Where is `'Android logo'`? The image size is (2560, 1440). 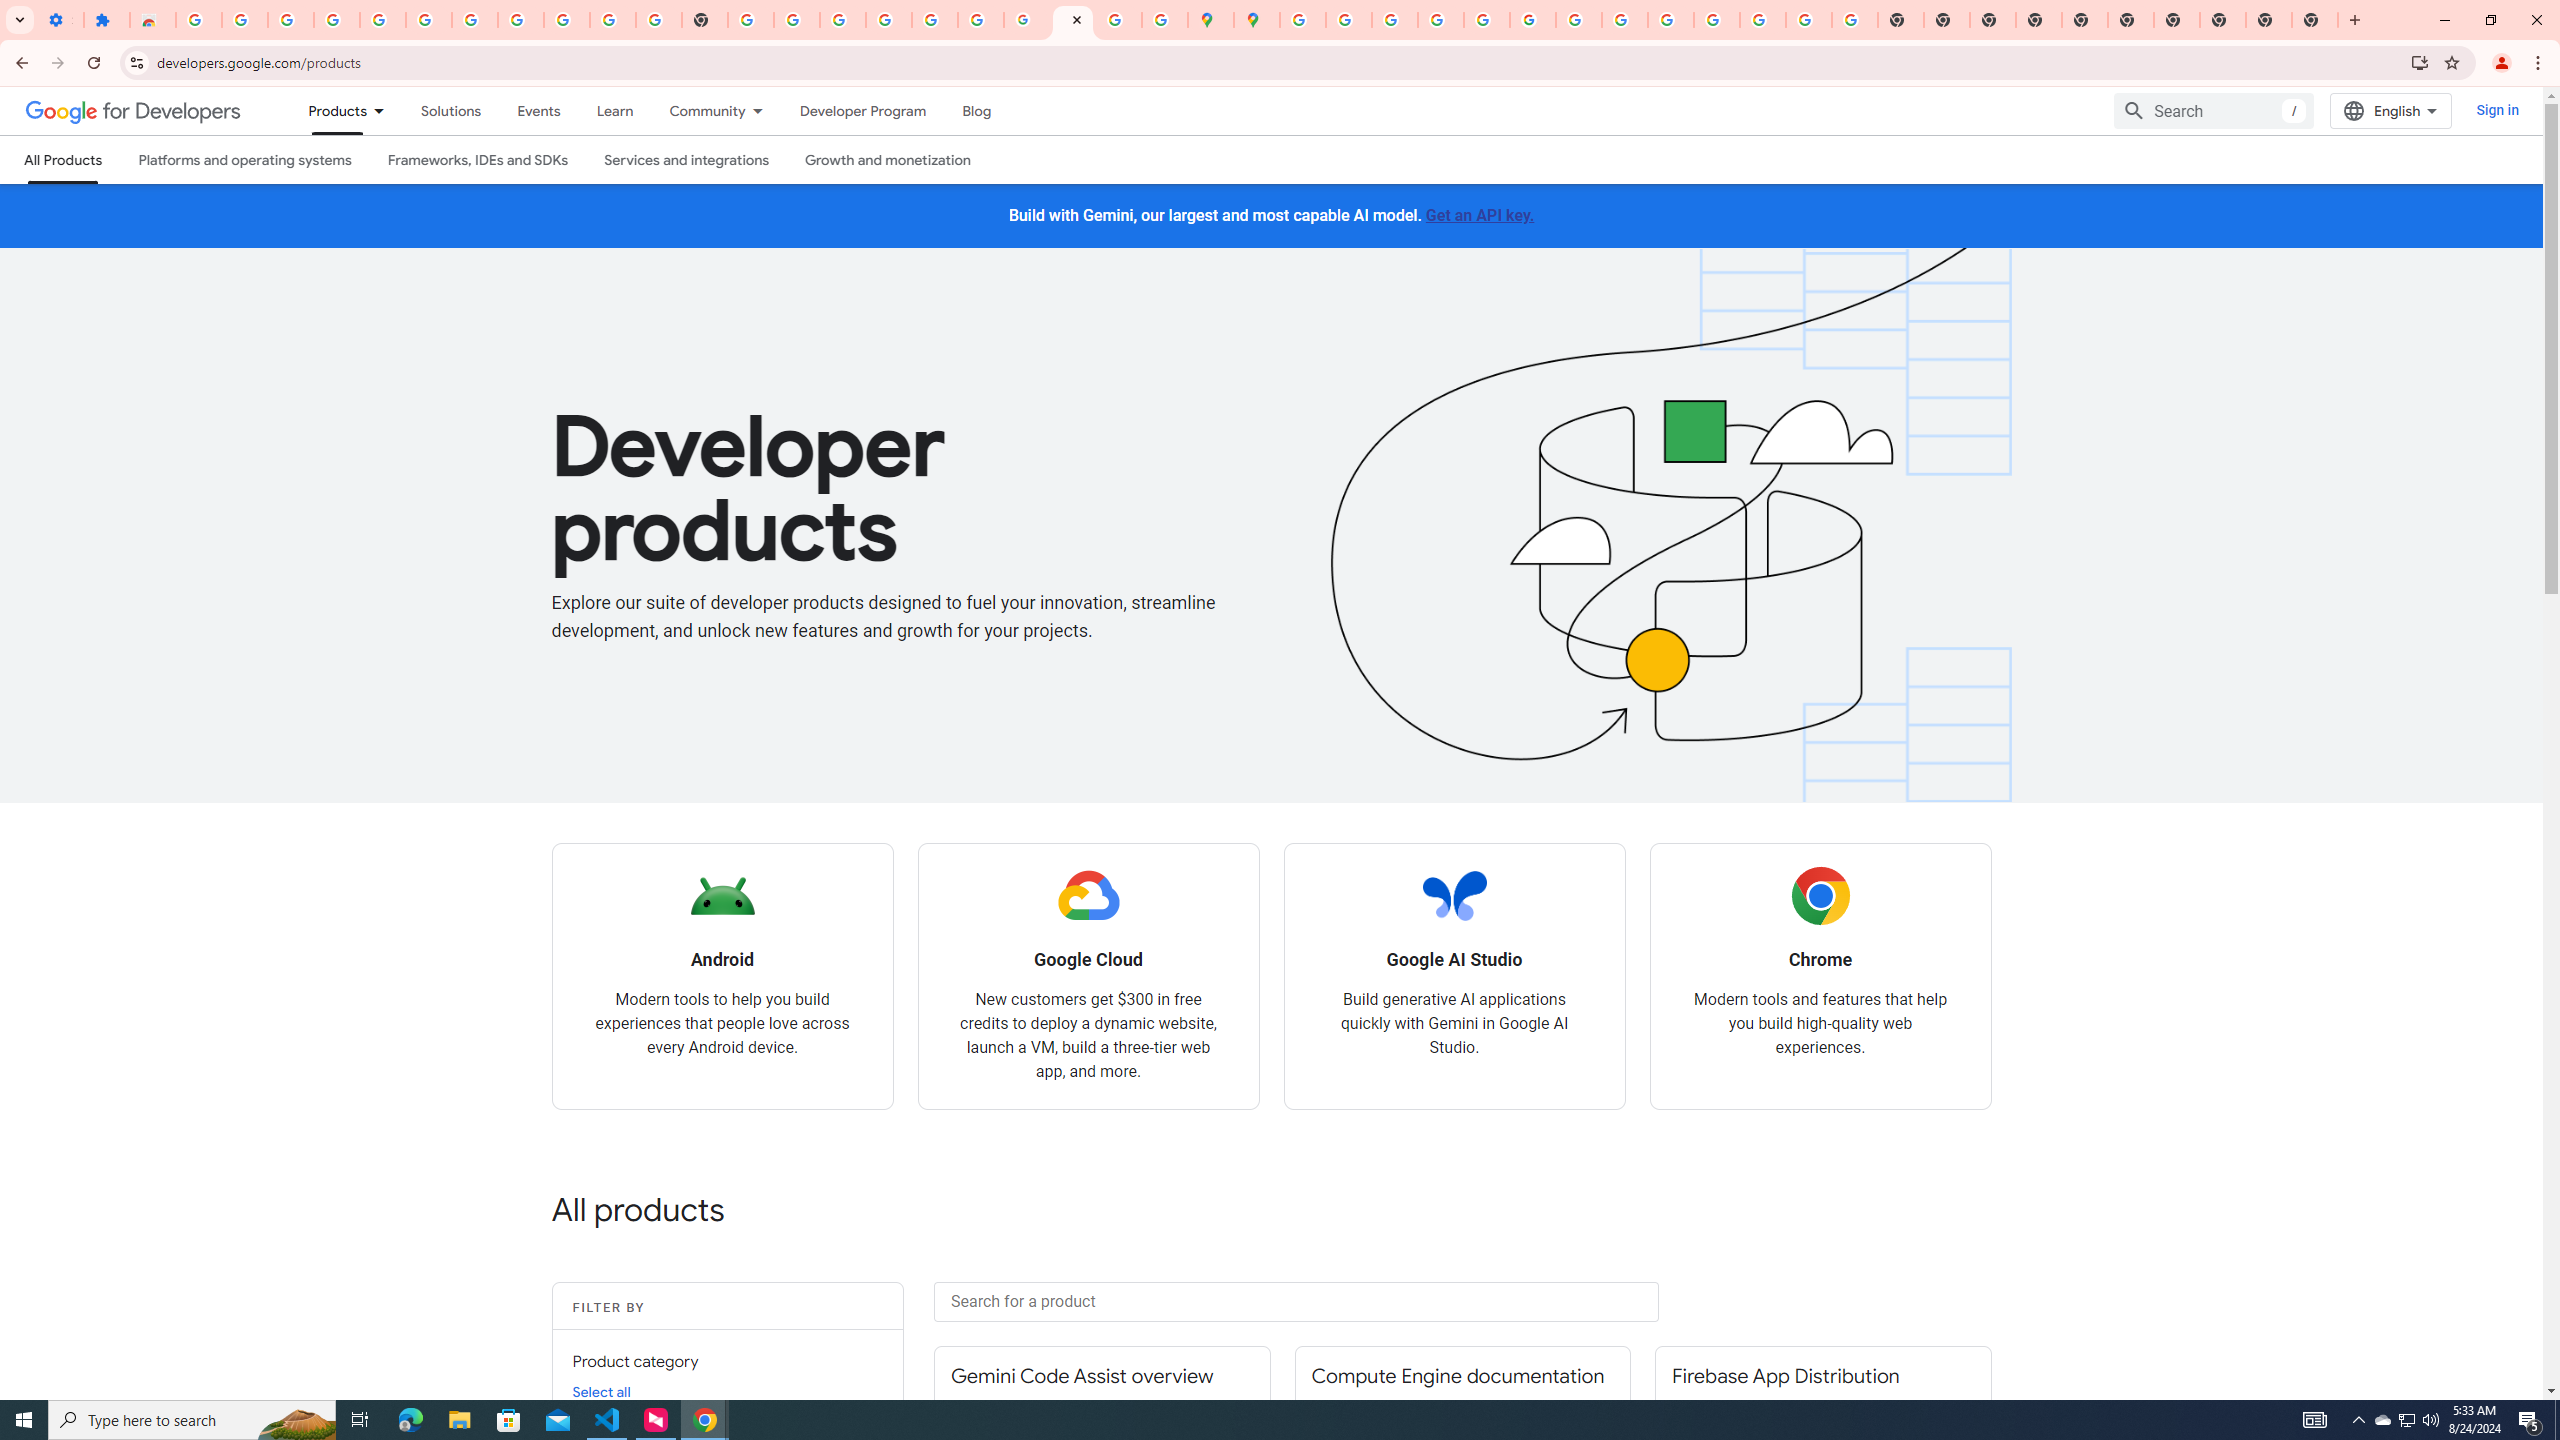
'Android logo' is located at coordinates (722, 896).